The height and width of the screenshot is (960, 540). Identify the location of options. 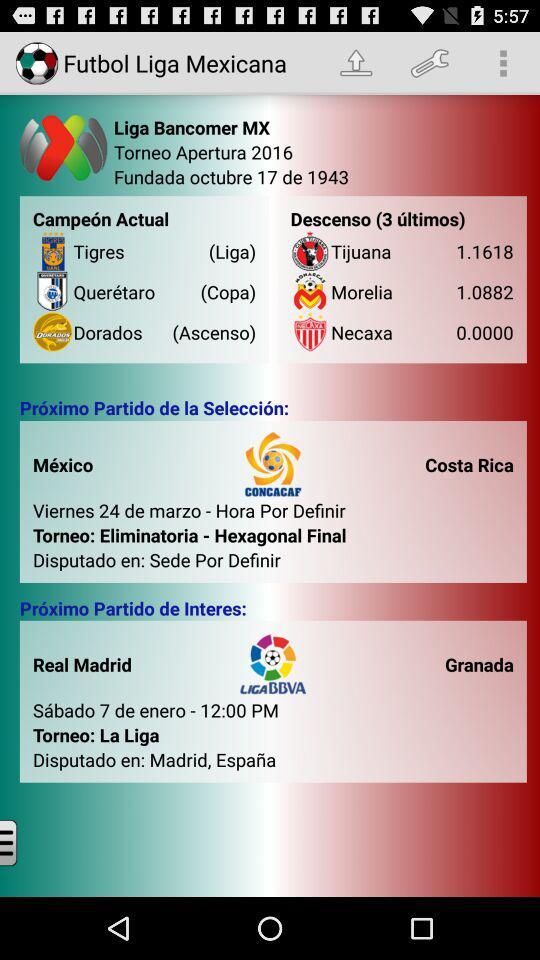
(23, 841).